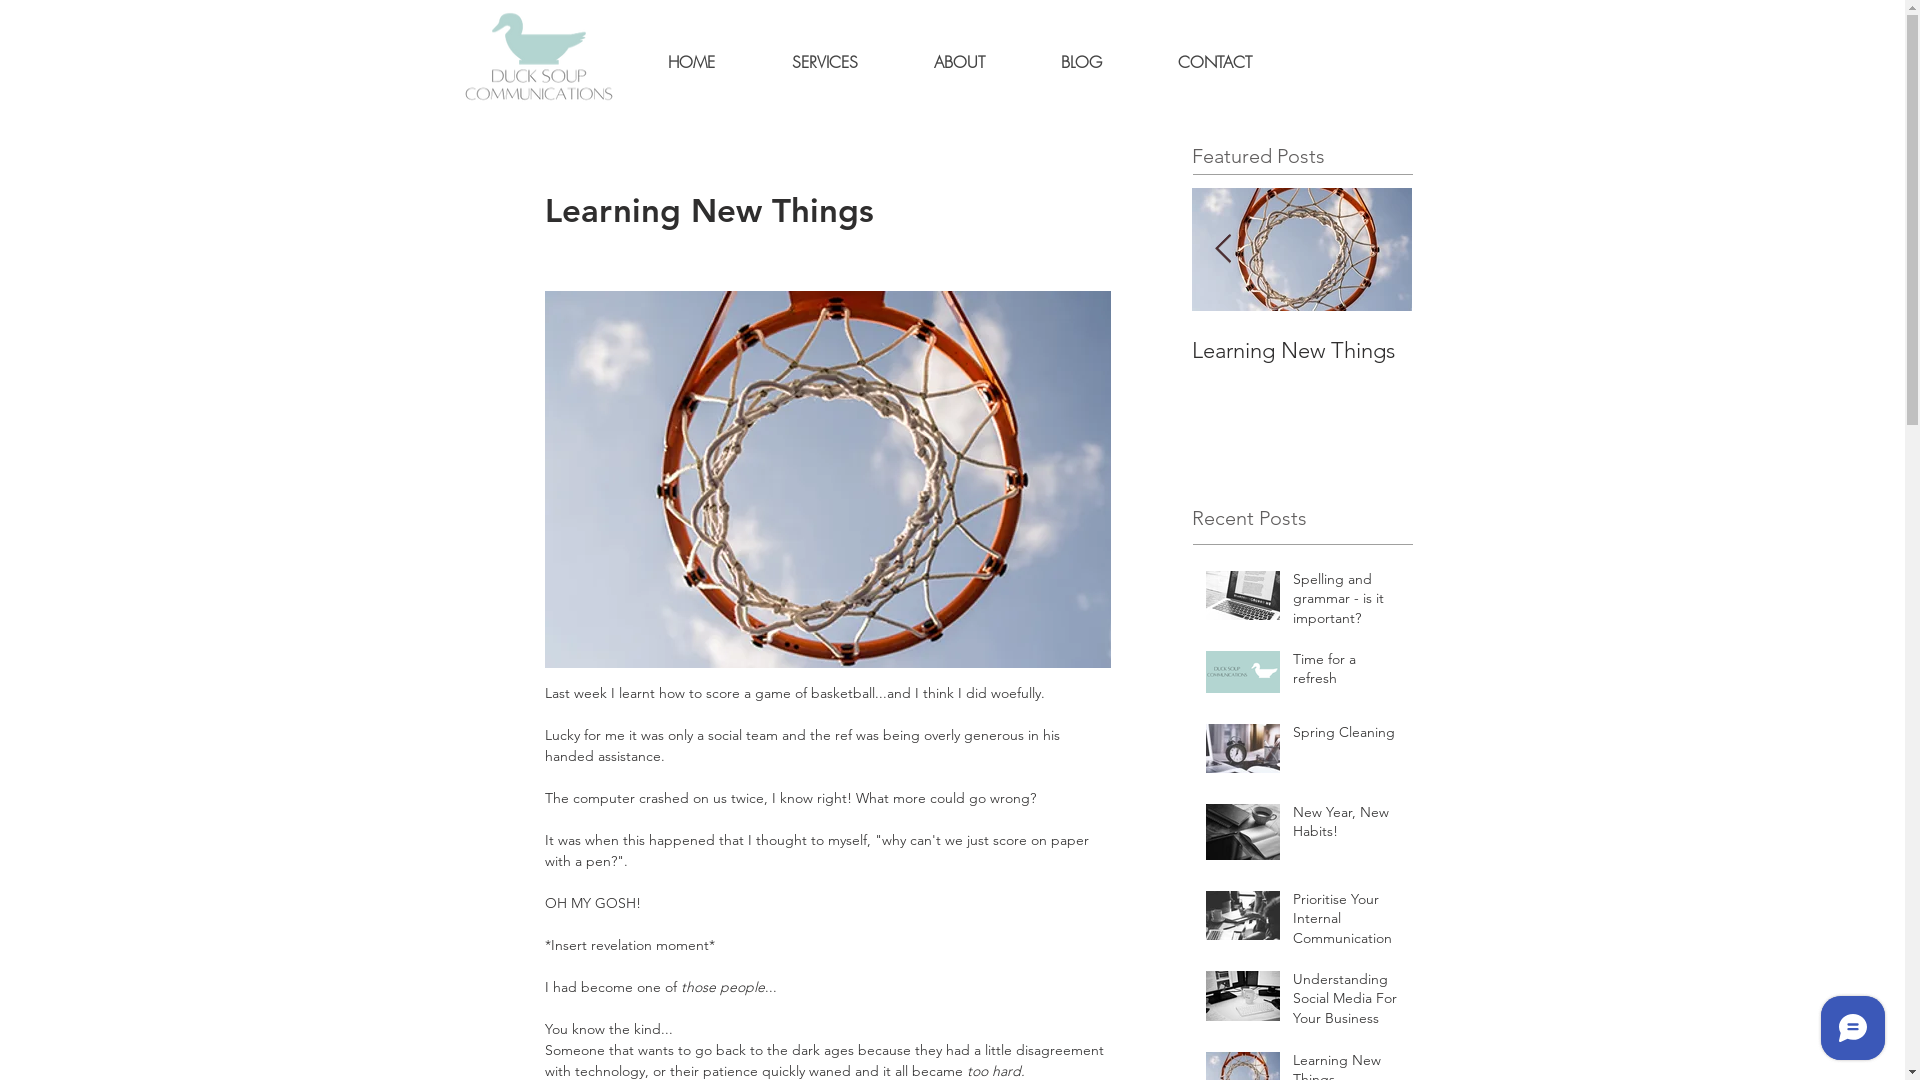 The image size is (1920, 1080). I want to click on 'Spelling and grammar - is it important?', so click(1345, 602).